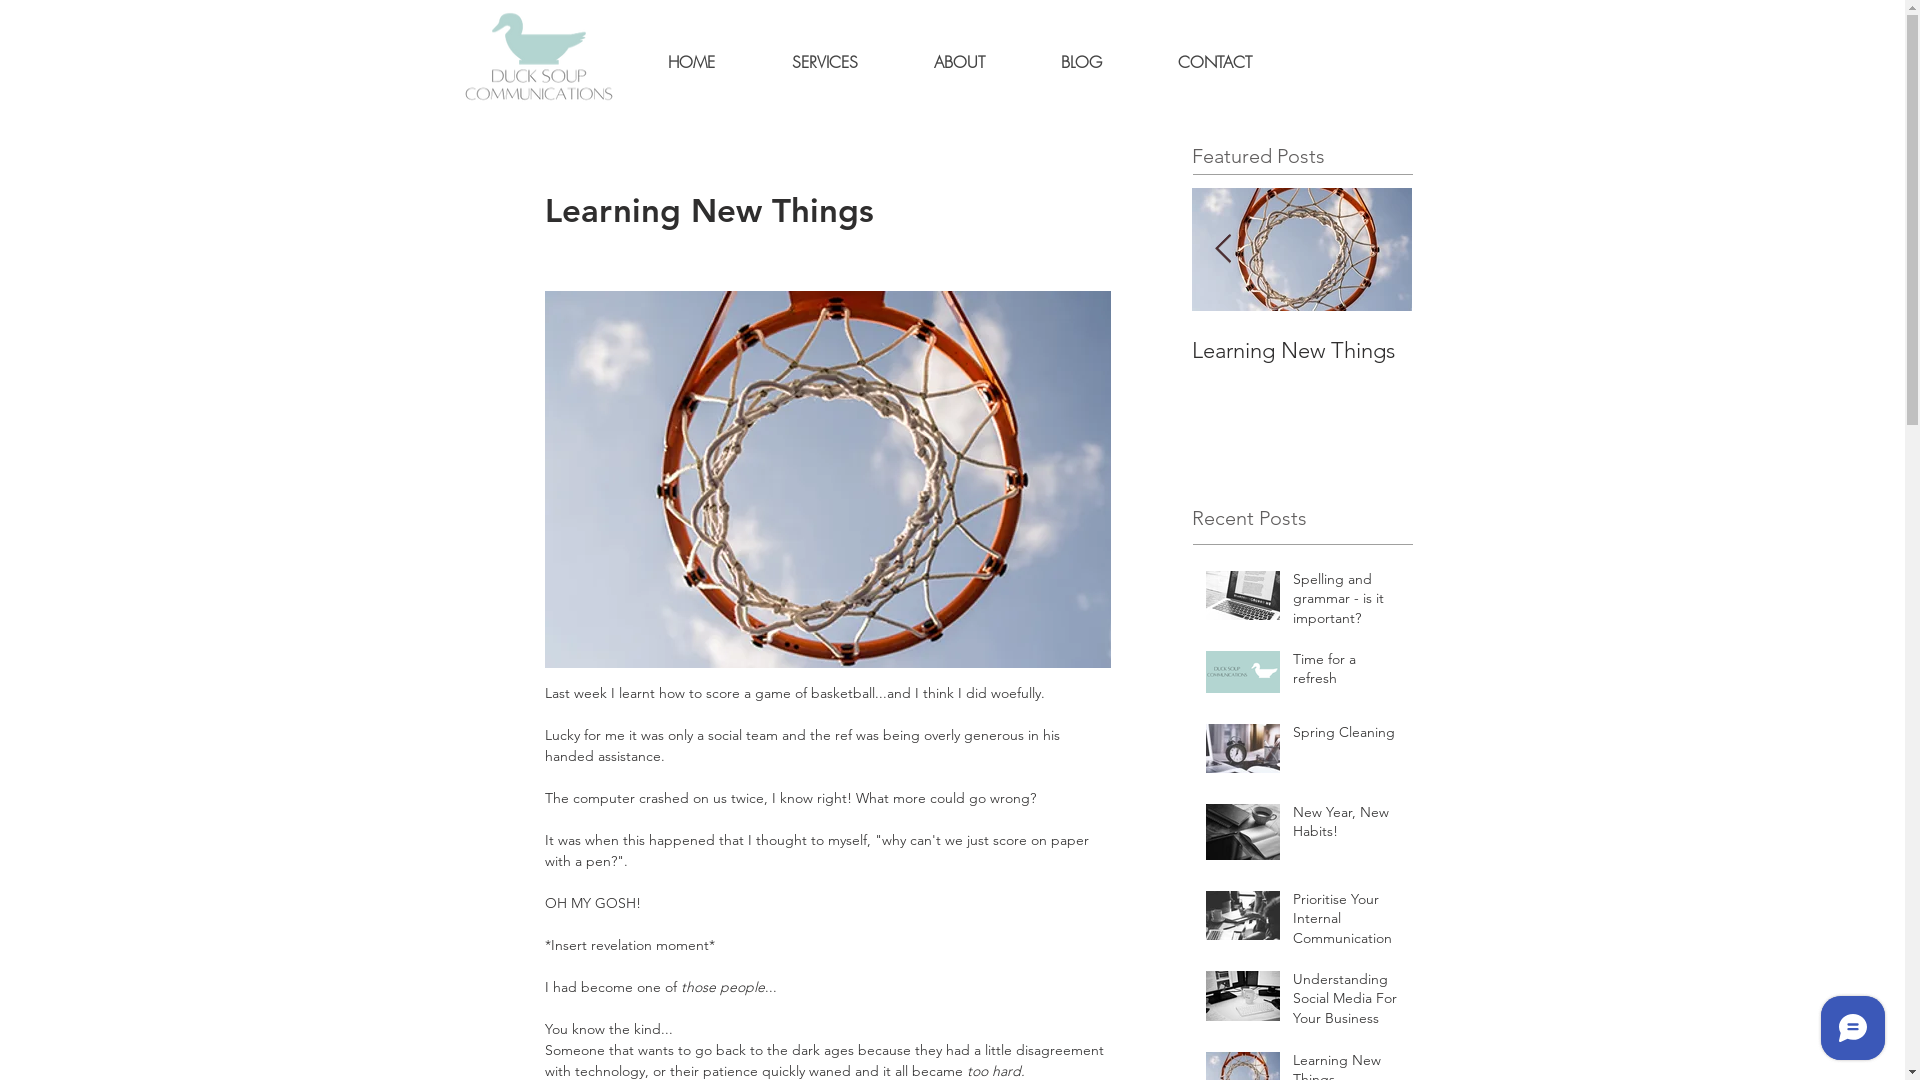 The image size is (1920, 1080). I want to click on 'Spelling and grammar - is it important?', so click(1345, 602).